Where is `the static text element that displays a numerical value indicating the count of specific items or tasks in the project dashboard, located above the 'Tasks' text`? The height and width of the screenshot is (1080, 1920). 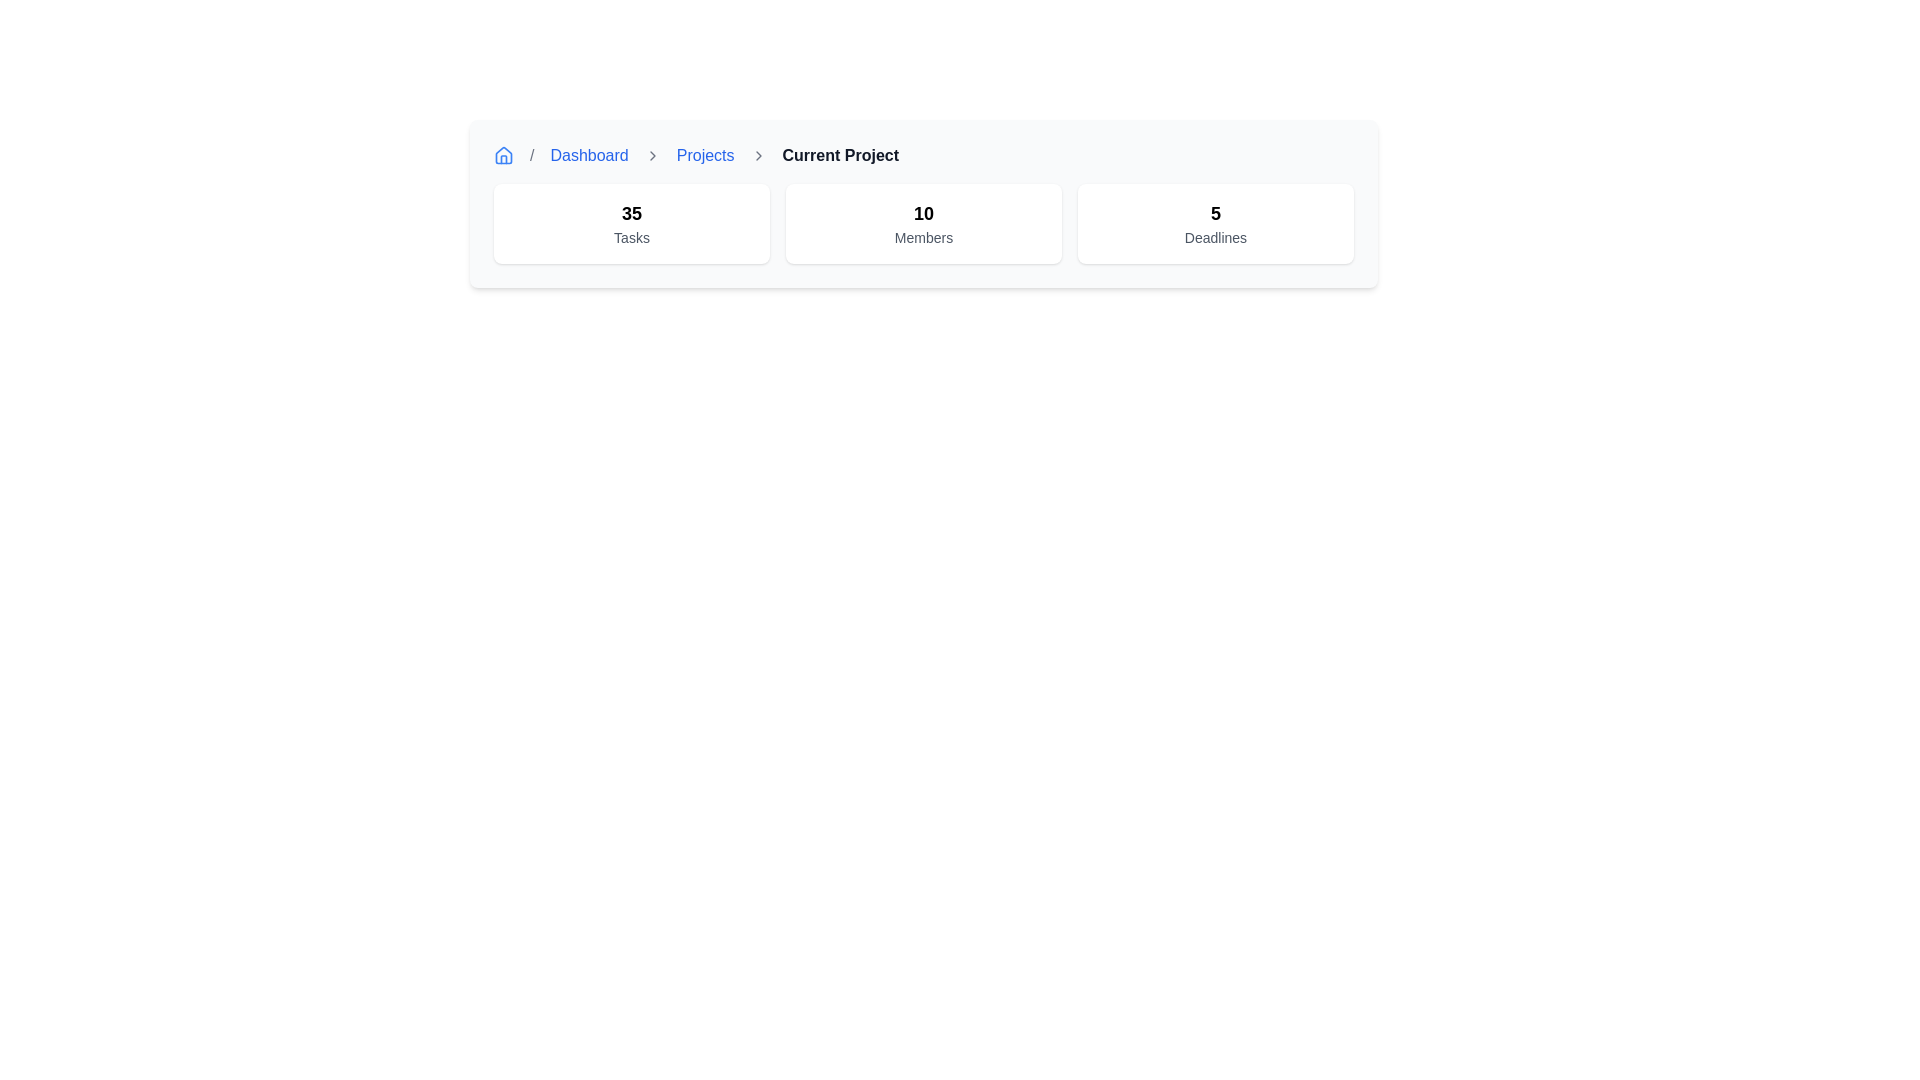 the static text element that displays a numerical value indicating the count of specific items or tasks in the project dashboard, located above the 'Tasks' text is located at coordinates (631, 213).